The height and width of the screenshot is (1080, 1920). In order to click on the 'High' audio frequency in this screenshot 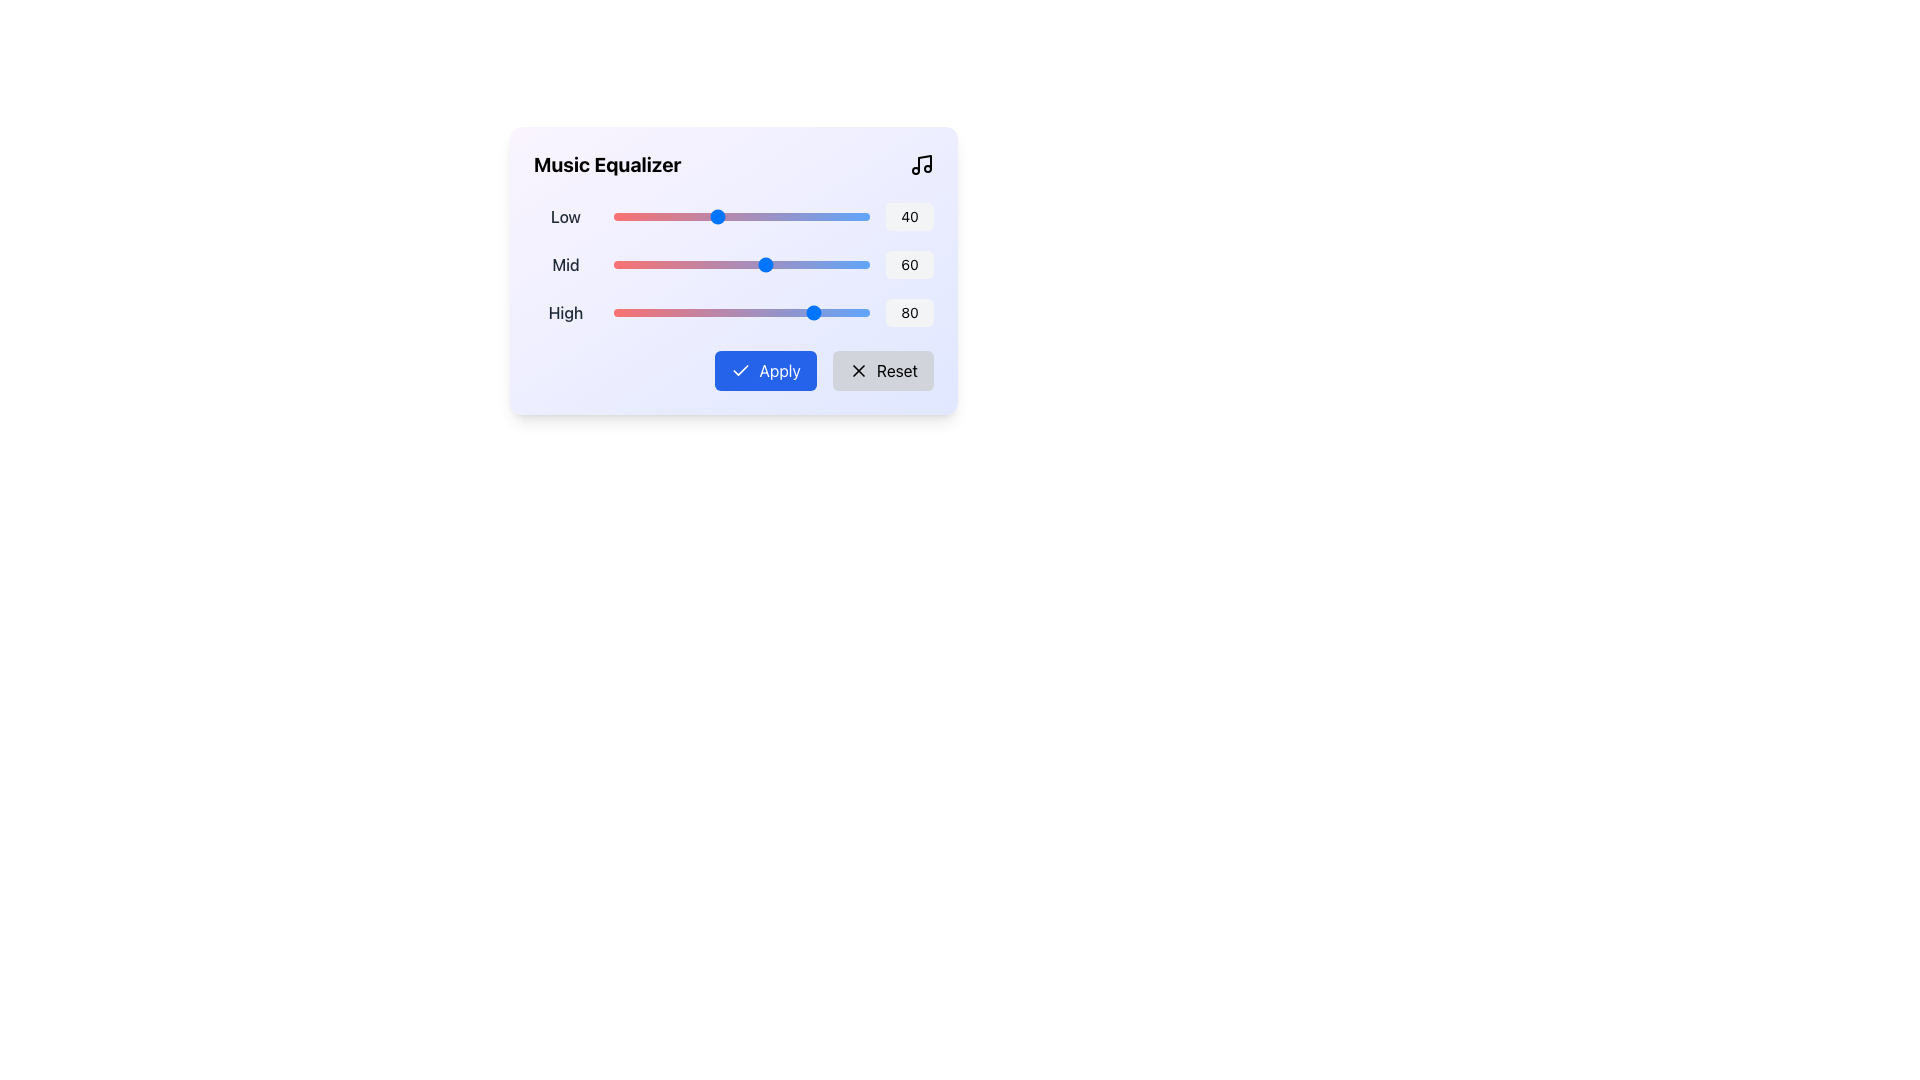, I will do `click(703, 312)`.